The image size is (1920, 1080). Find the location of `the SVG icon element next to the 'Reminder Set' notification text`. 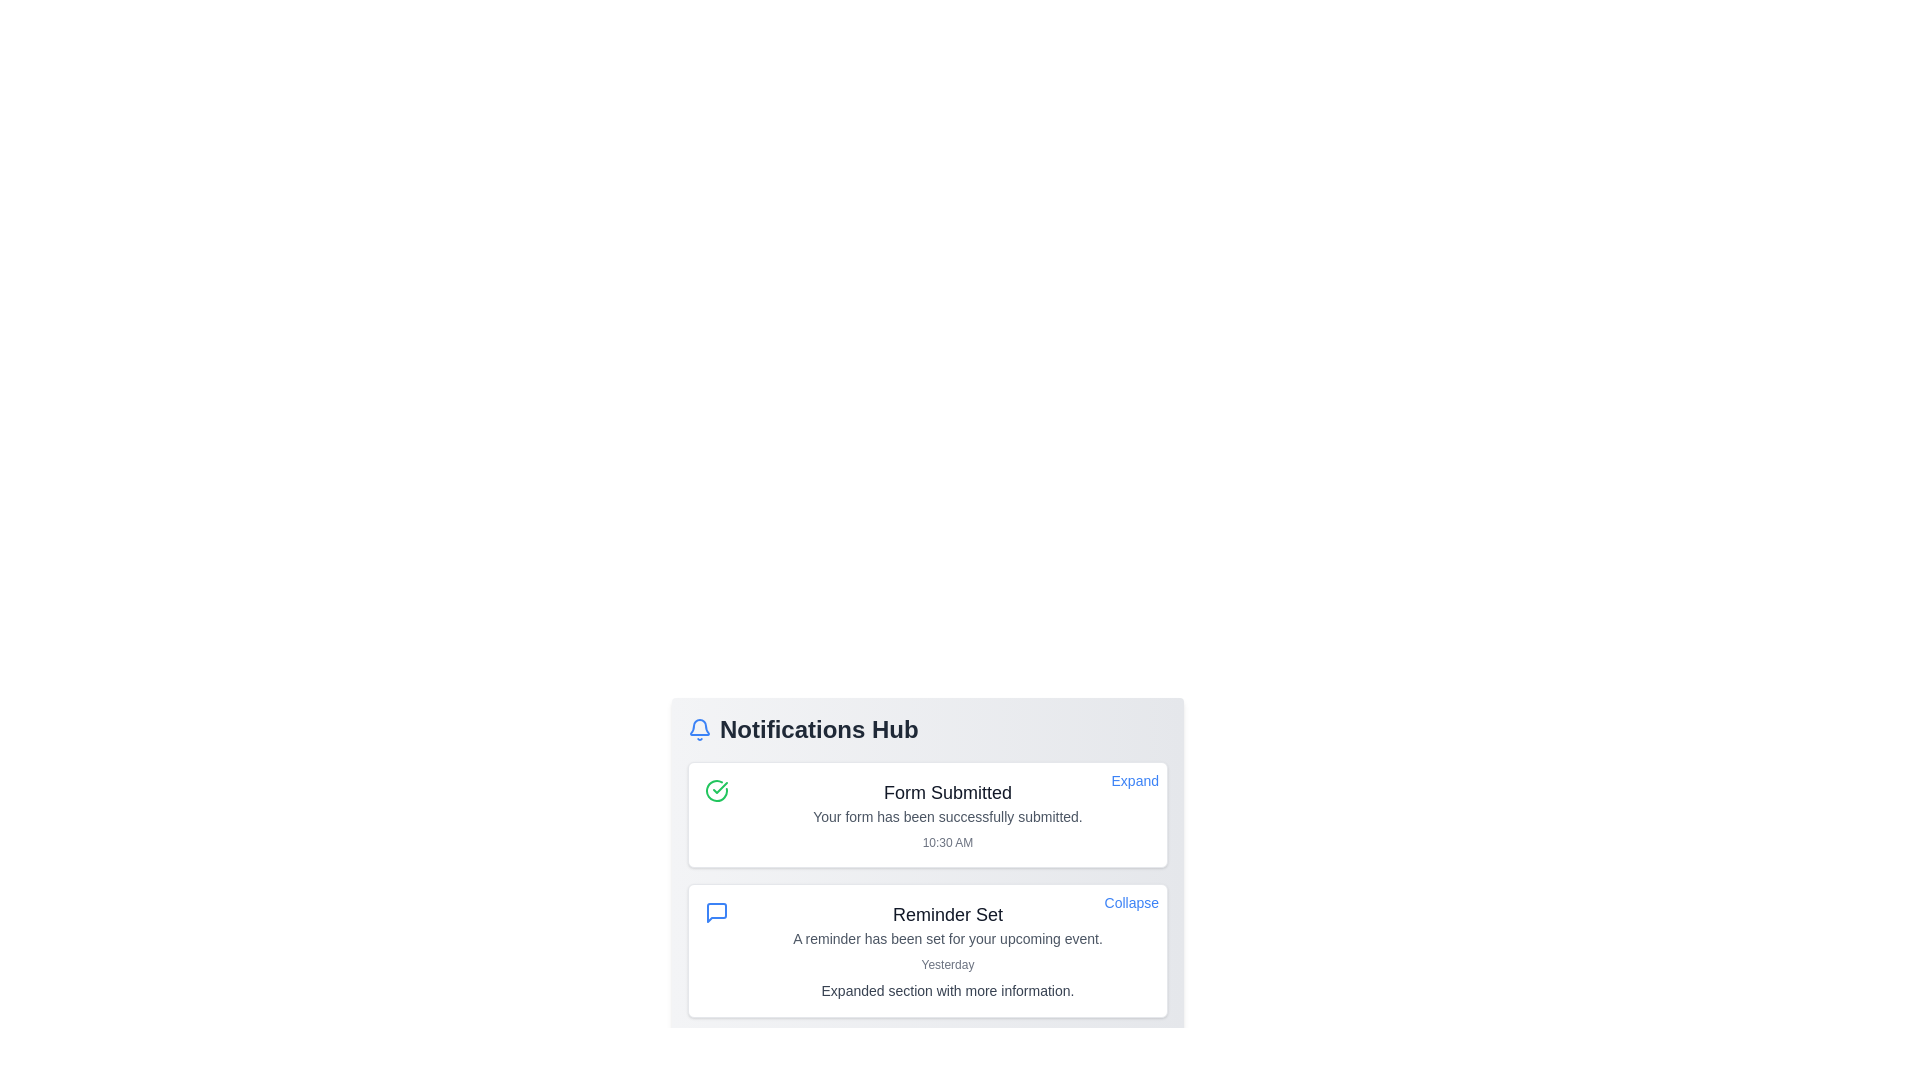

the SVG icon element next to the 'Reminder Set' notification text is located at coordinates (716, 913).